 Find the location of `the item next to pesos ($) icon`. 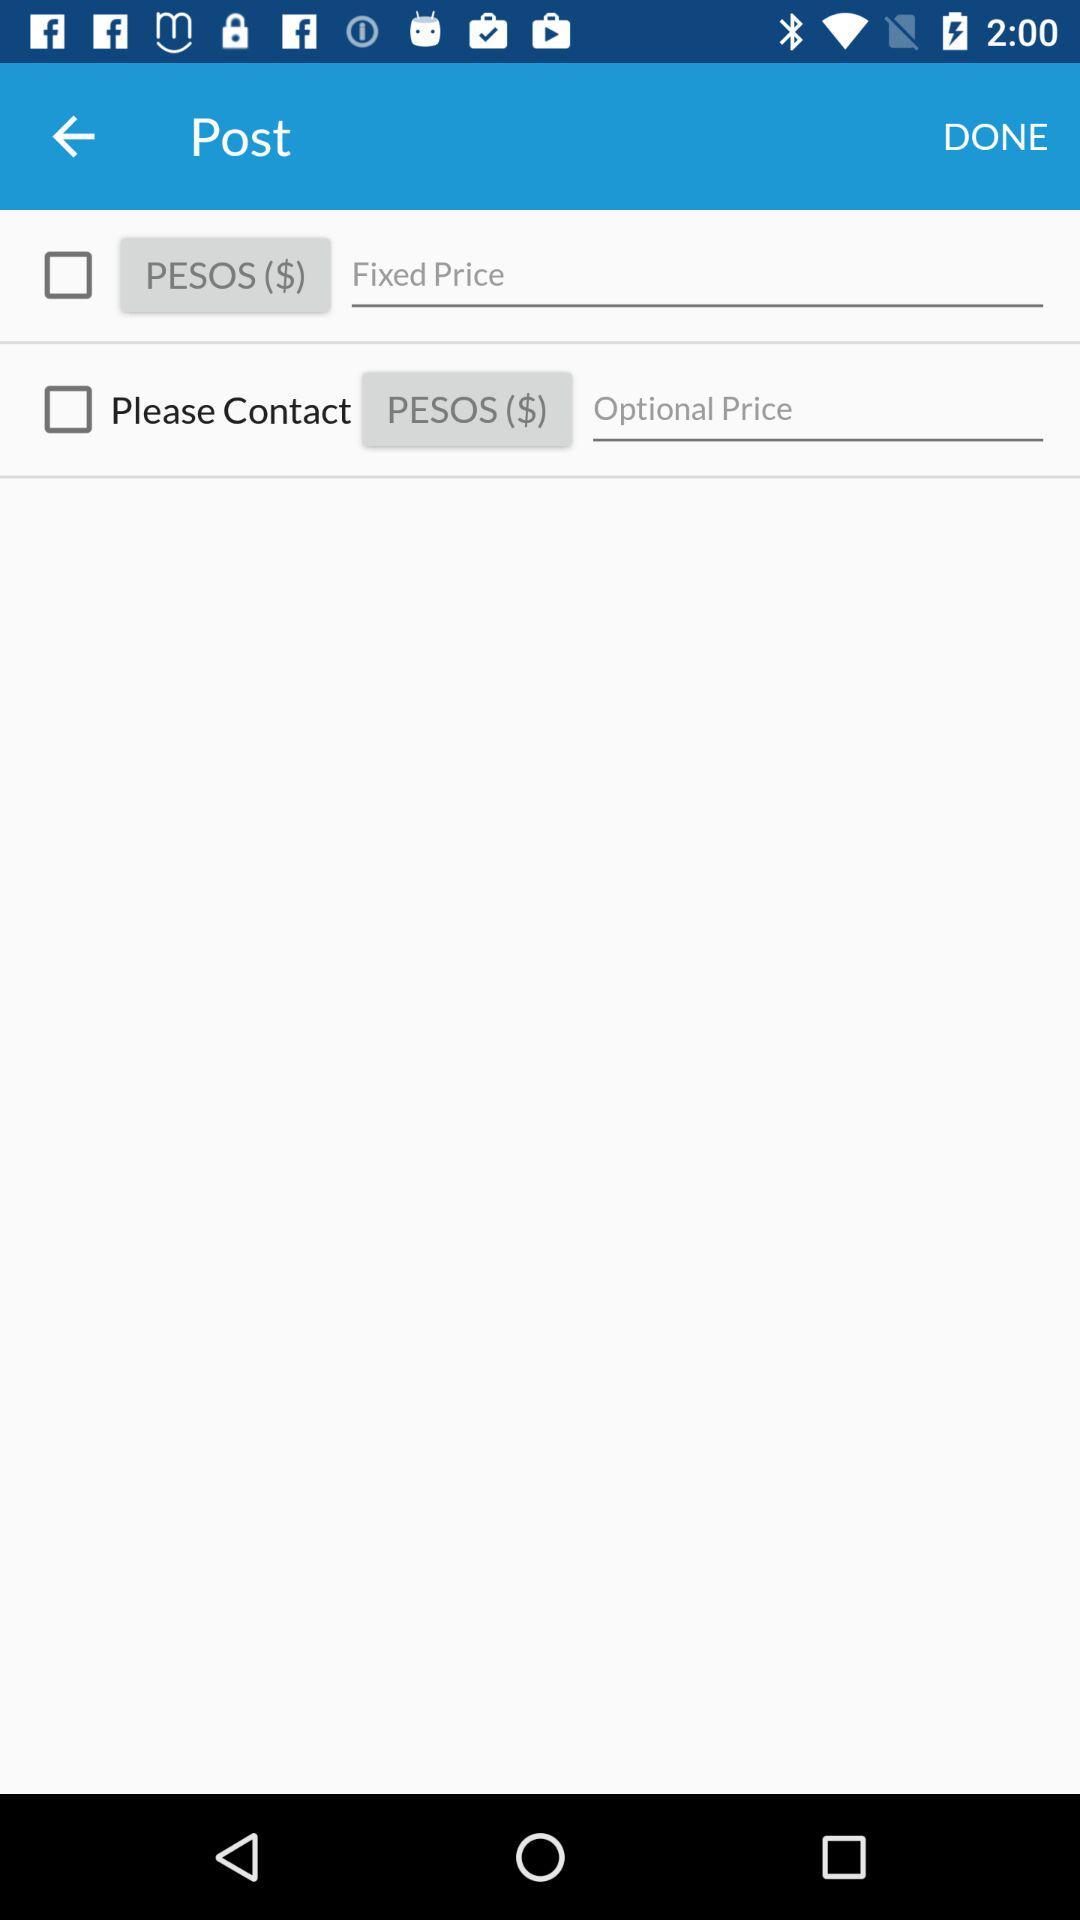

the item next to pesos ($) icon is located at coordinates (696, 274).